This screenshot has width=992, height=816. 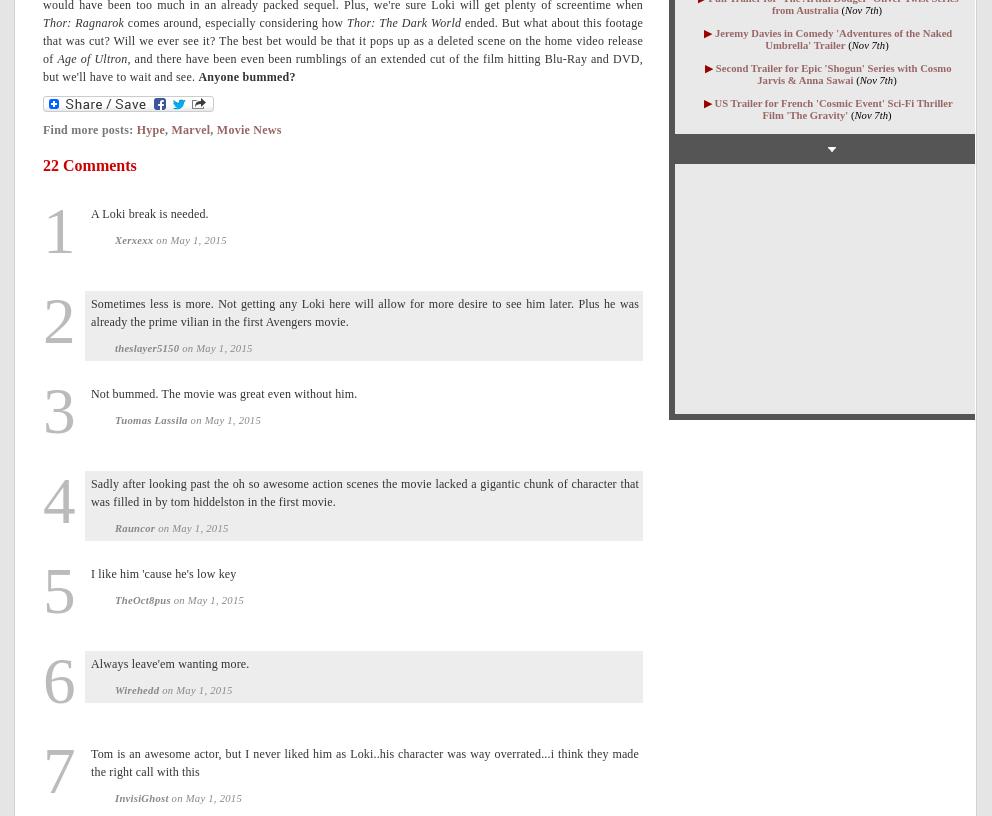 What do you see at coordinates (403, 21) in the screenshot?
I see `'Thor: The Dark World'` at bounding box center [403, 21].